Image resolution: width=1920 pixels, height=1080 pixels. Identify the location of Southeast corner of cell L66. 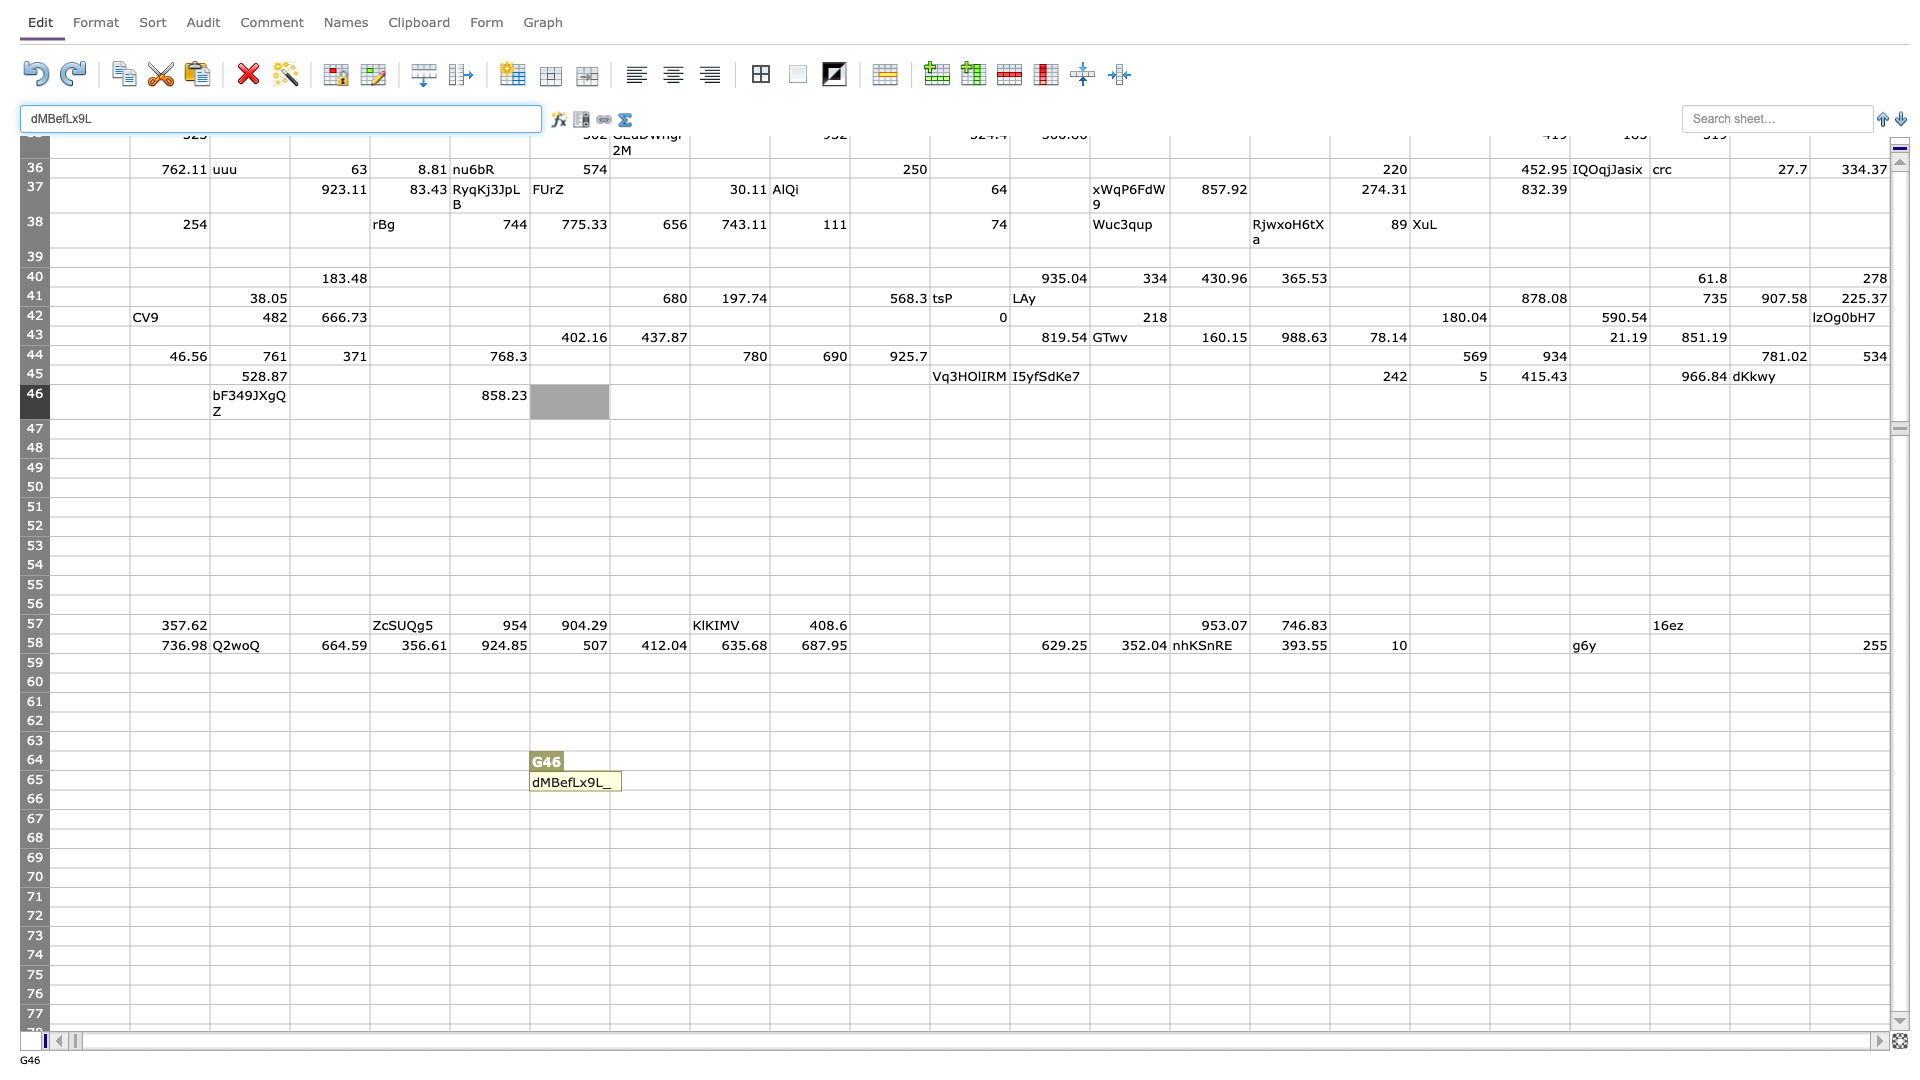
(1009, 808).